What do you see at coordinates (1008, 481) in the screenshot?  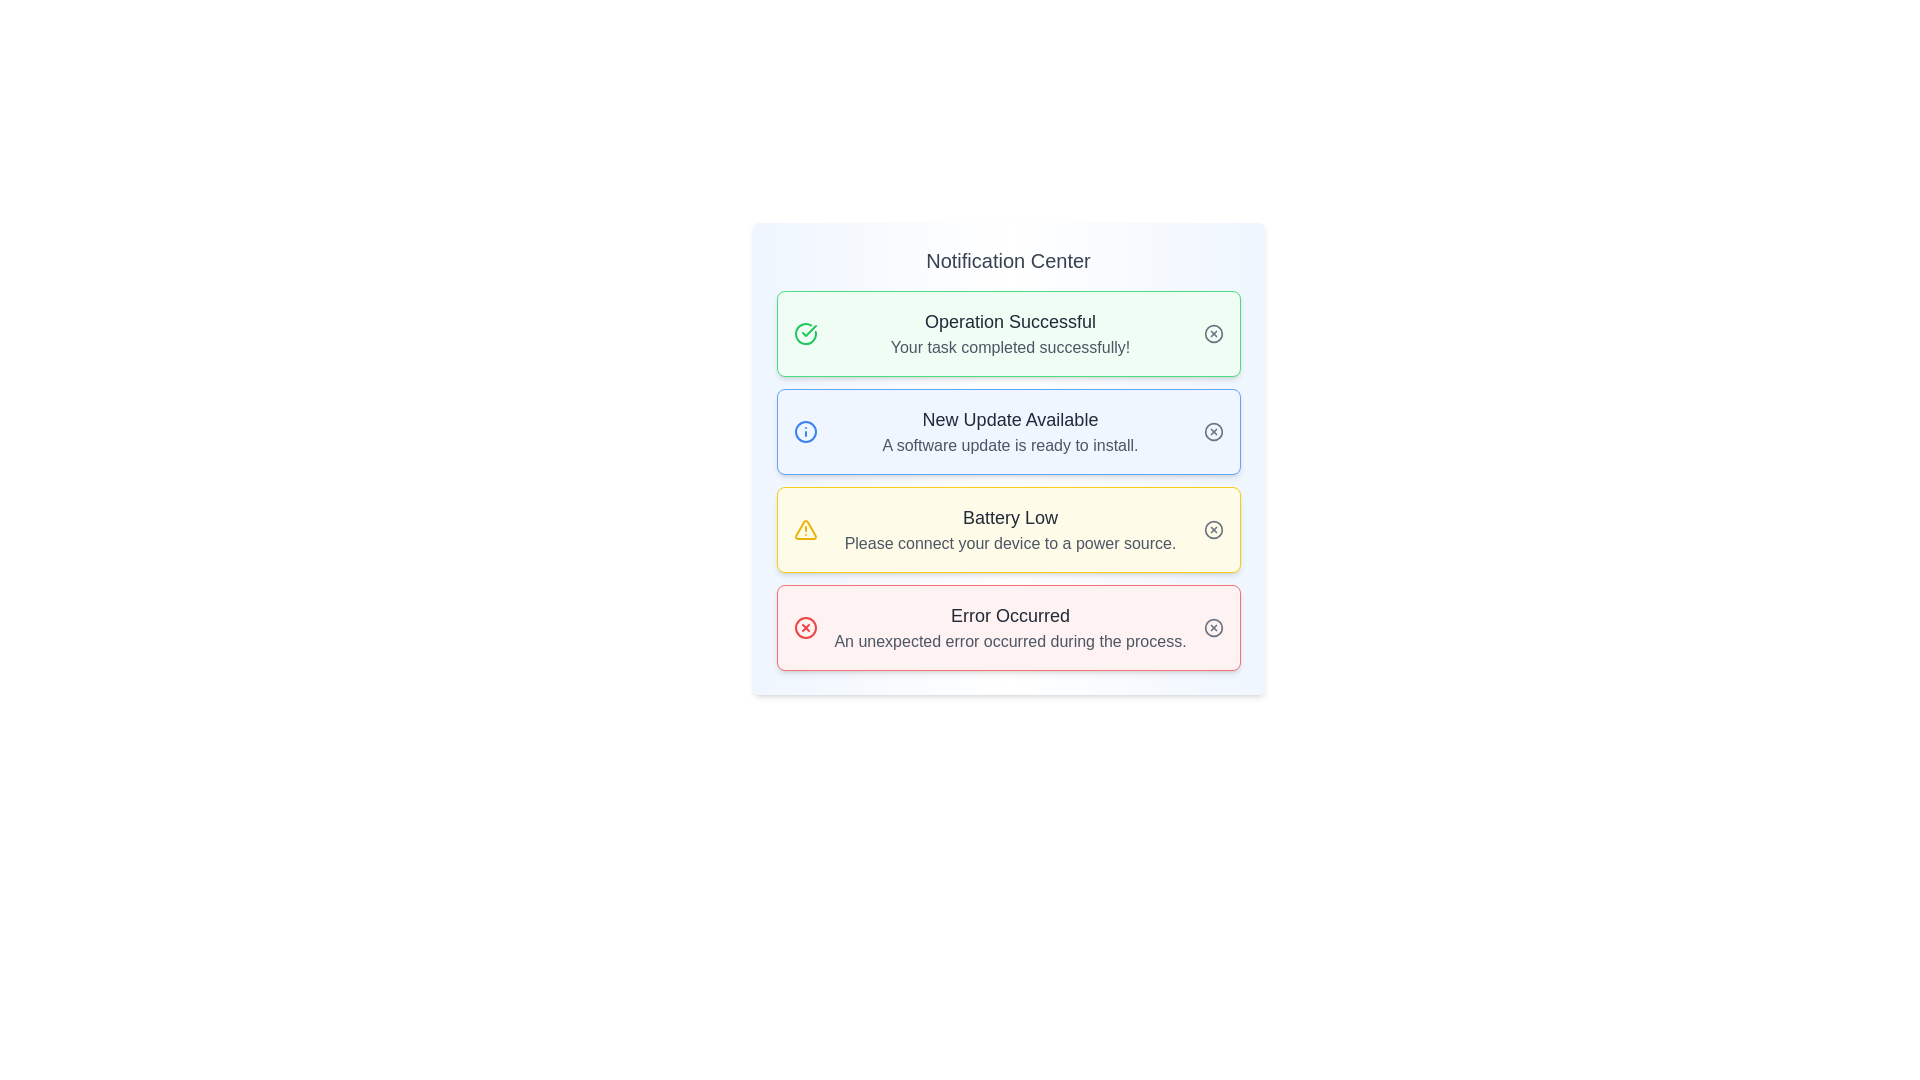 I see `the yellow Notification Card indicating 'battery low', which is the third card in the Notification Center below the title text` at bounding box center [1008, 481].